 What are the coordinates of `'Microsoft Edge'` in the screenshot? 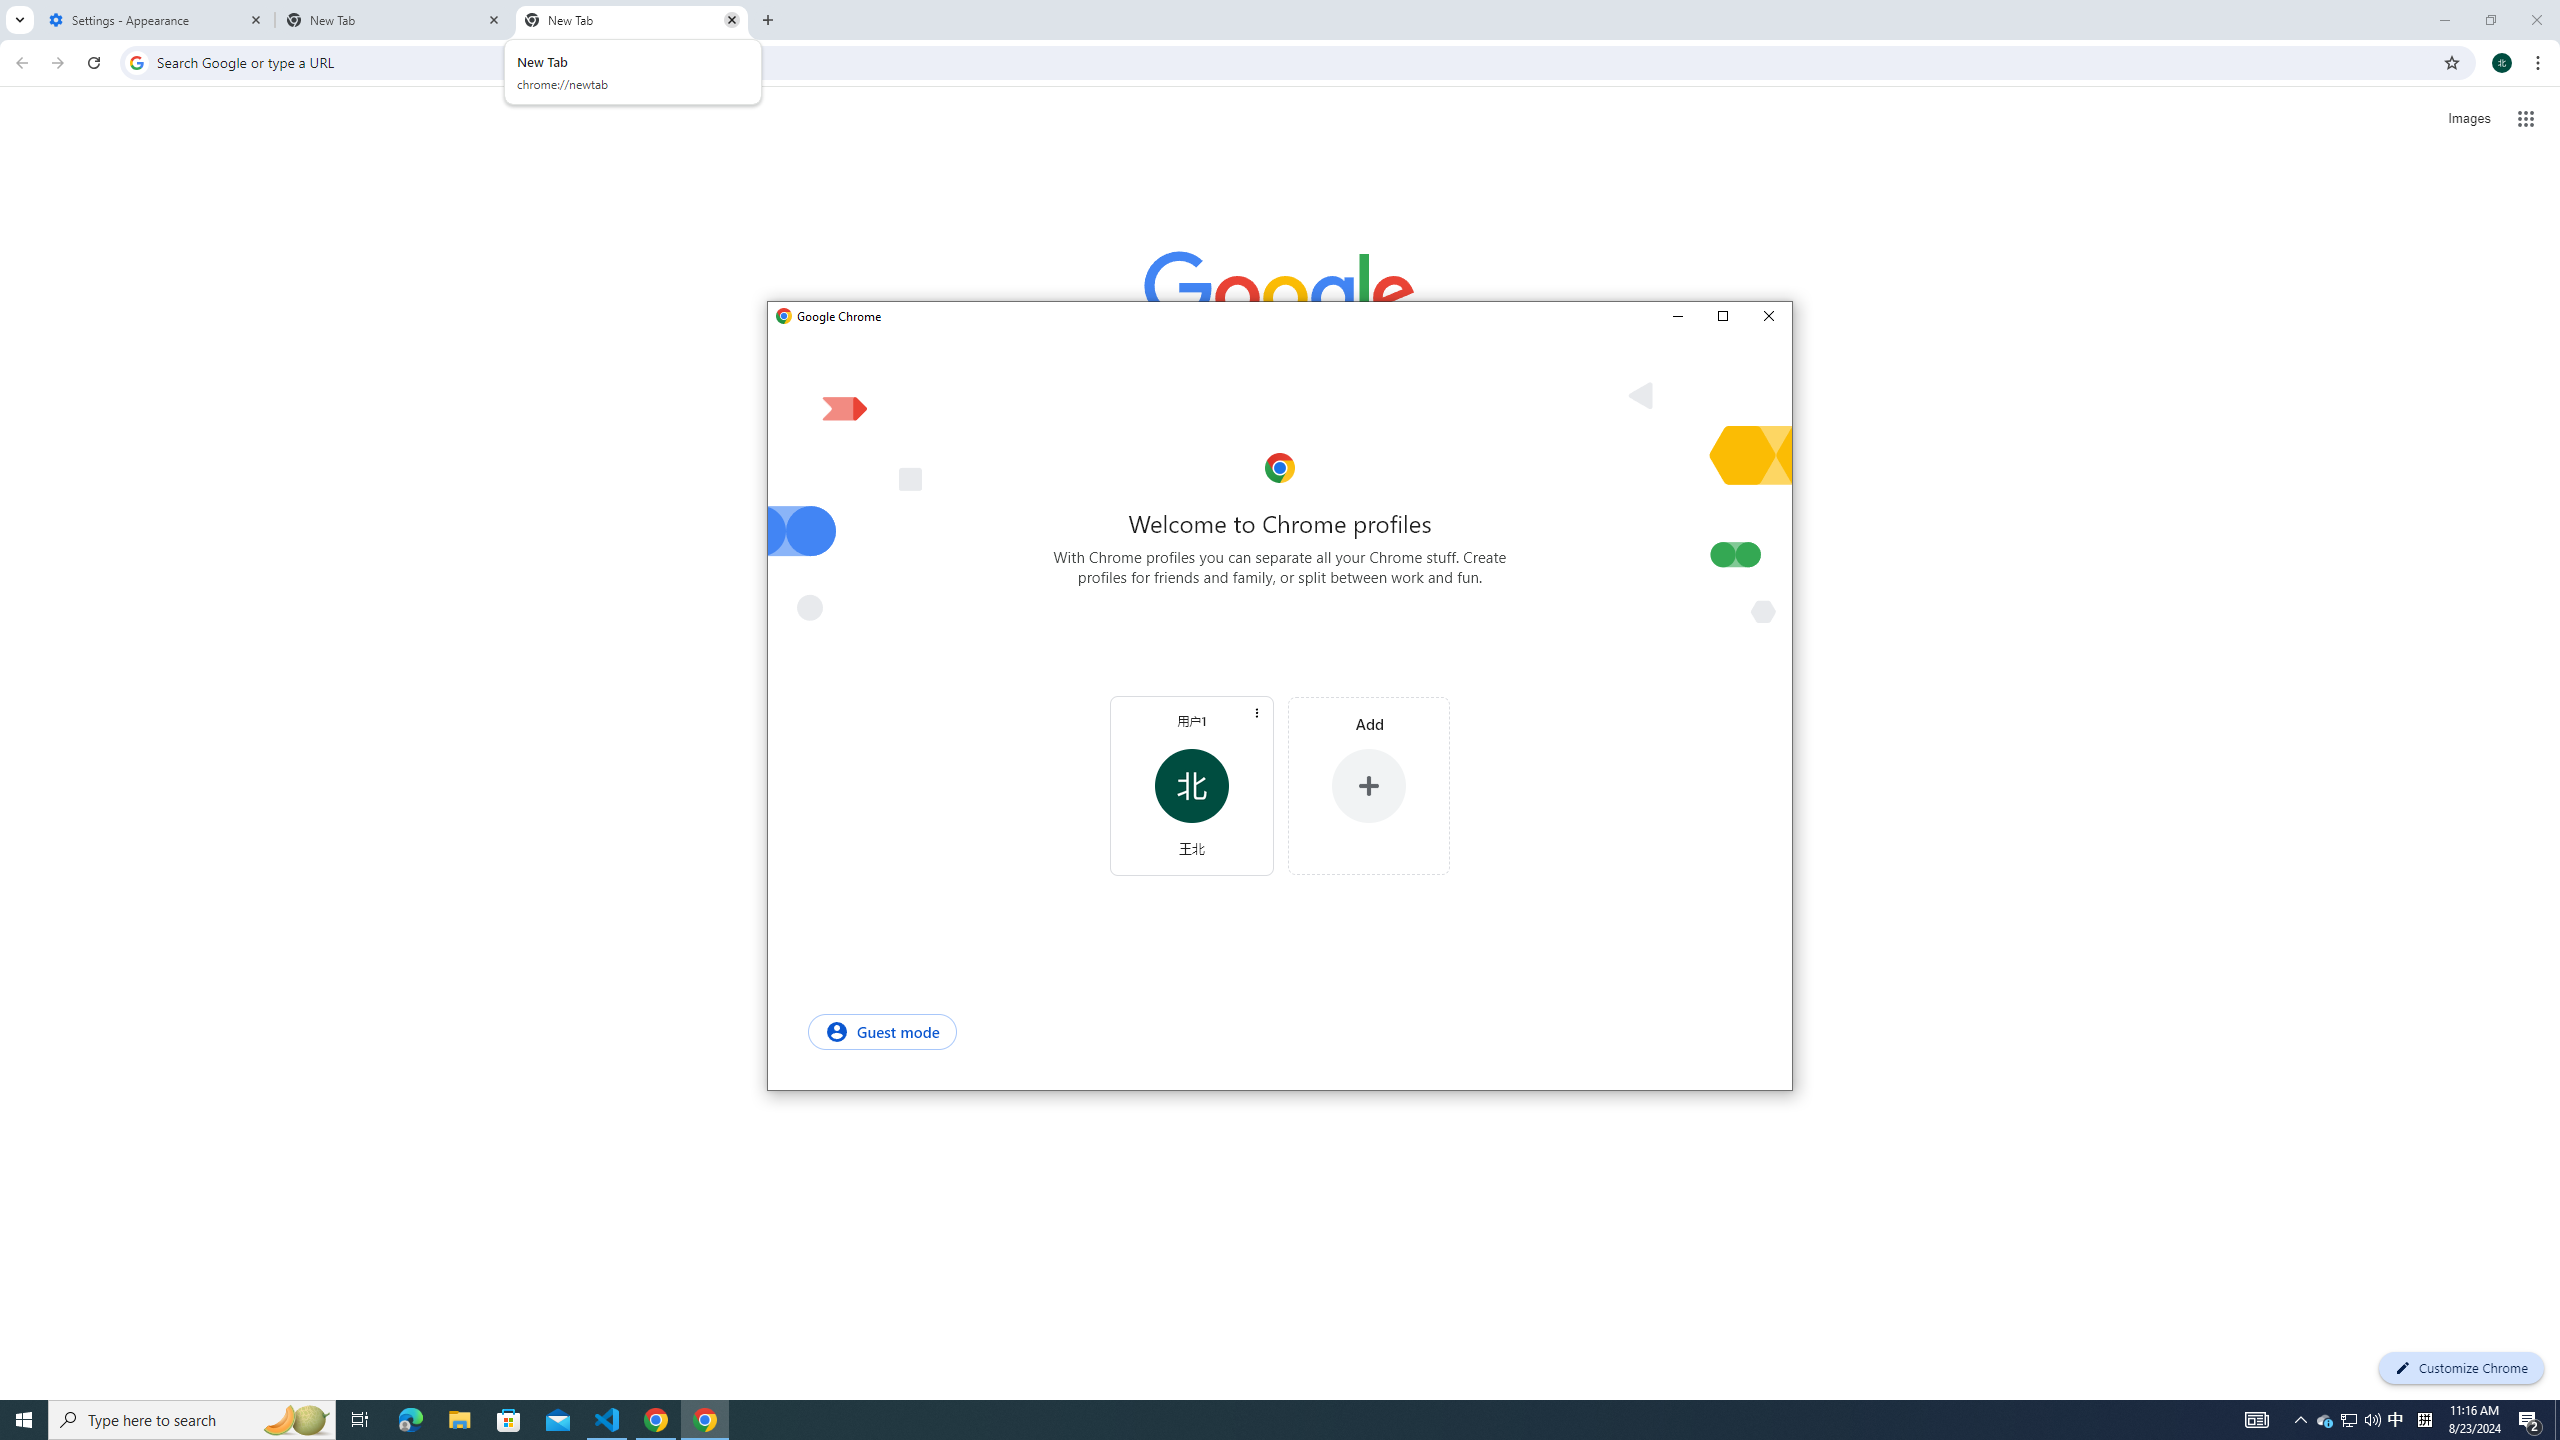 It's located at (509, 1418).